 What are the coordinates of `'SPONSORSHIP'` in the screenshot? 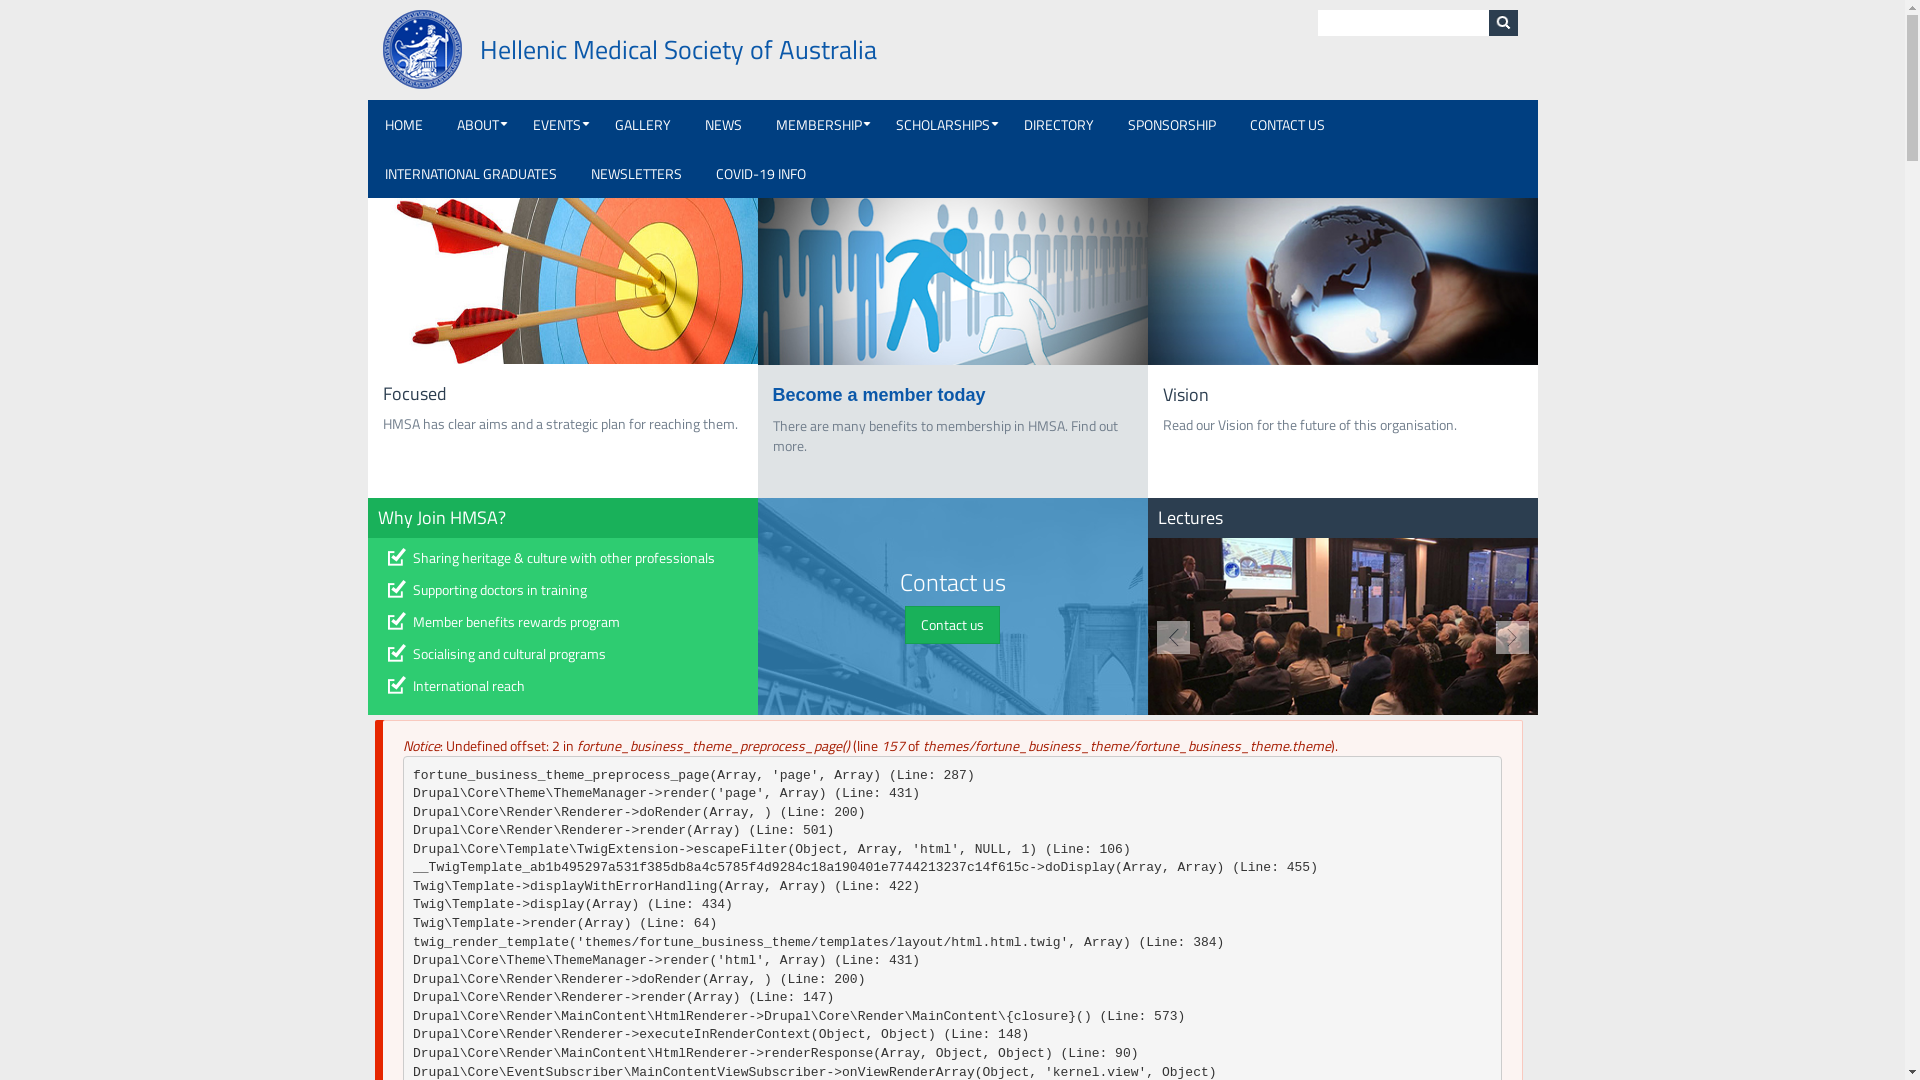 It's located at (1171, 124).